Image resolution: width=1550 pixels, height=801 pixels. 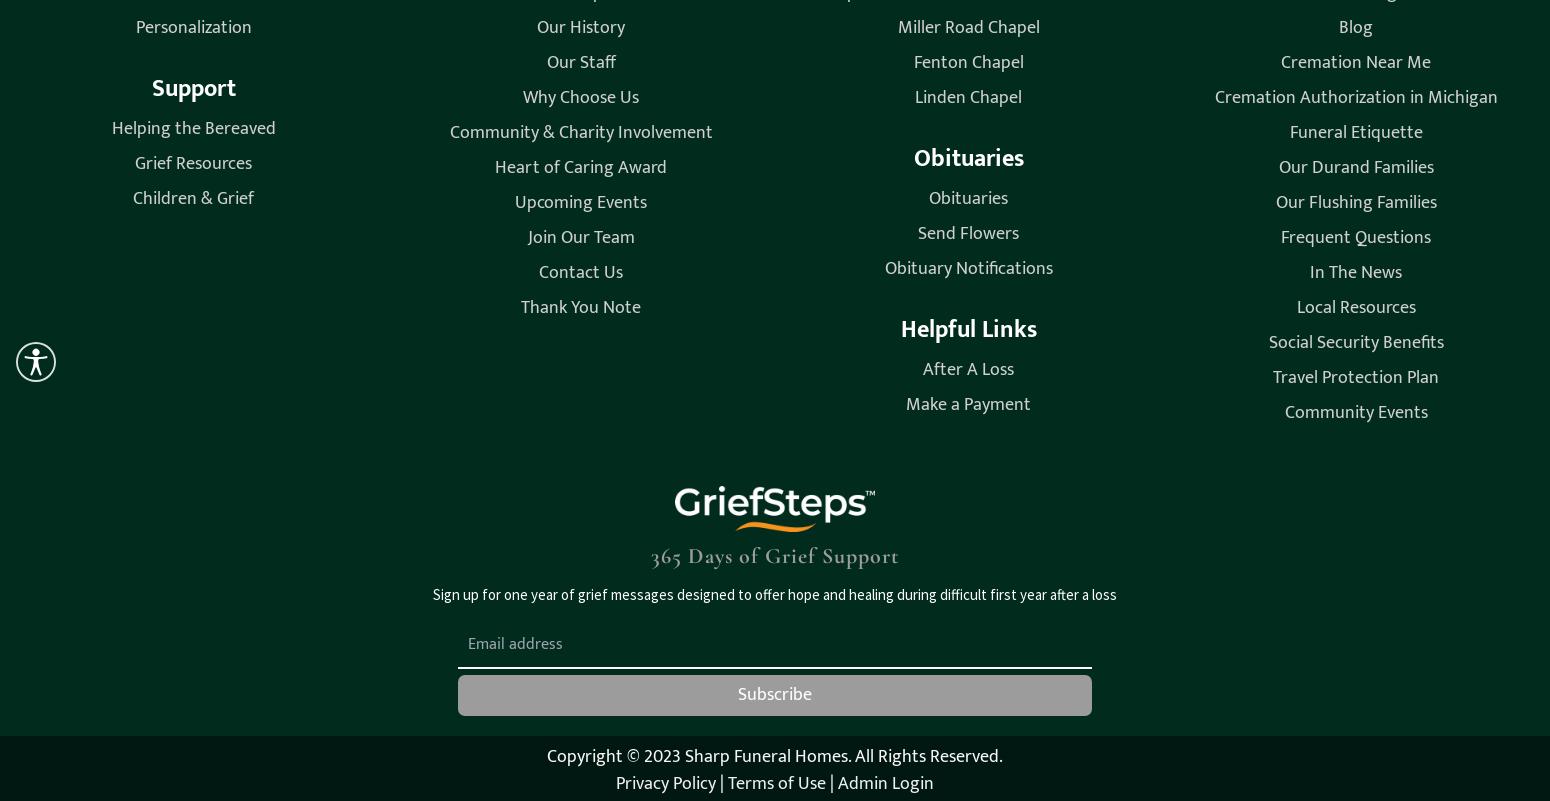 I want to click on 'Social Security Benefits', so click(x=1355, y=341).